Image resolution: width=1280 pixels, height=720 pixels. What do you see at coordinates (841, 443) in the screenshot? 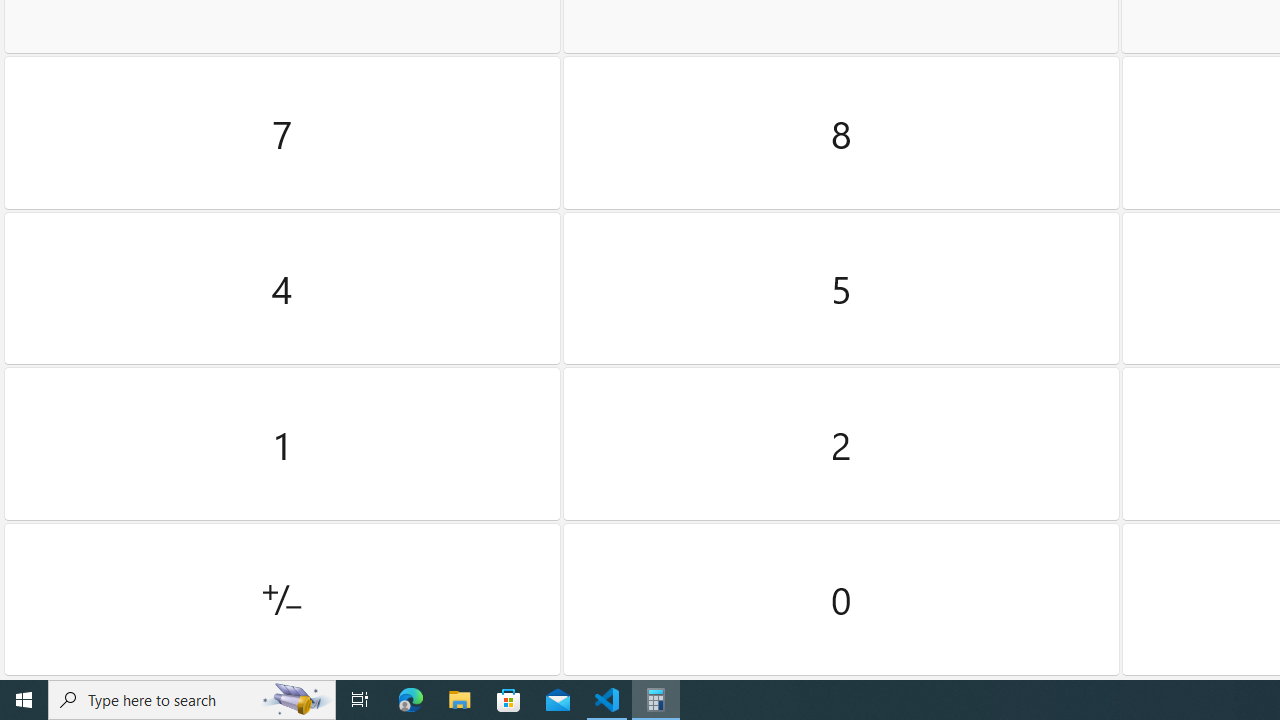
I see `'Two'` at bounding box center [841, 443].